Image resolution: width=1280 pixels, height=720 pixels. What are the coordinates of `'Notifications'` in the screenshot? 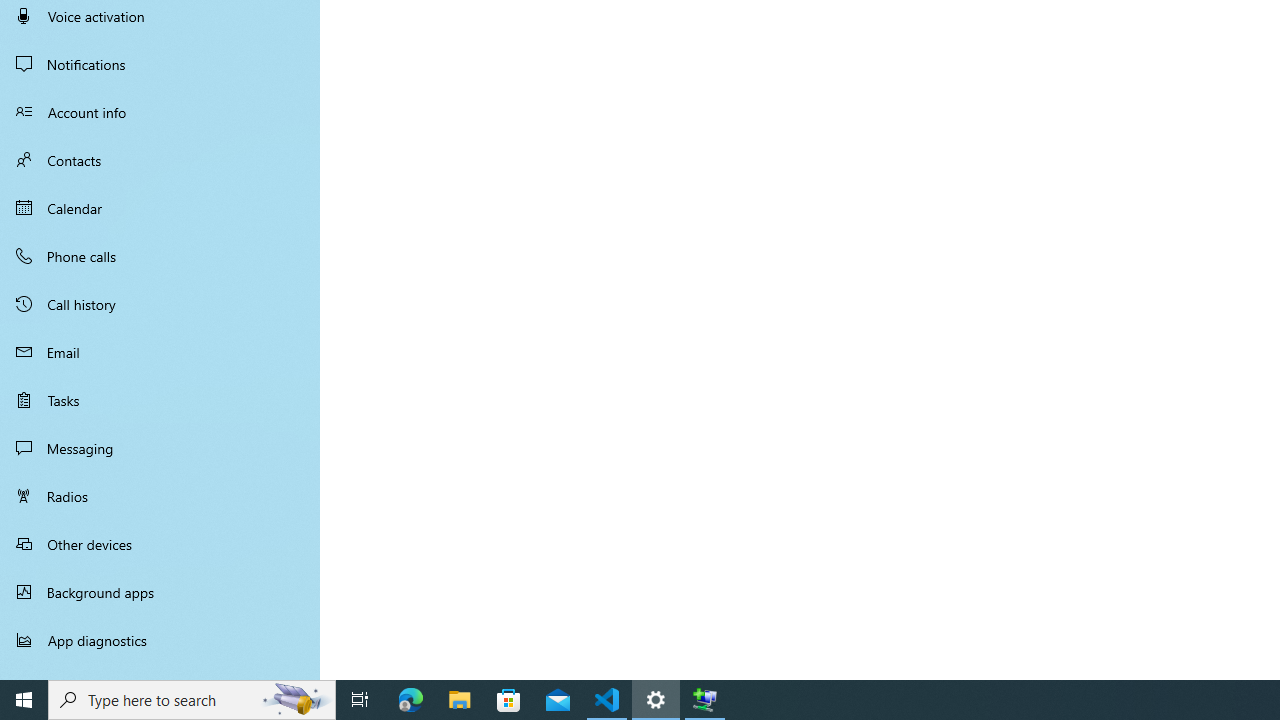 It's located at (160, 63).